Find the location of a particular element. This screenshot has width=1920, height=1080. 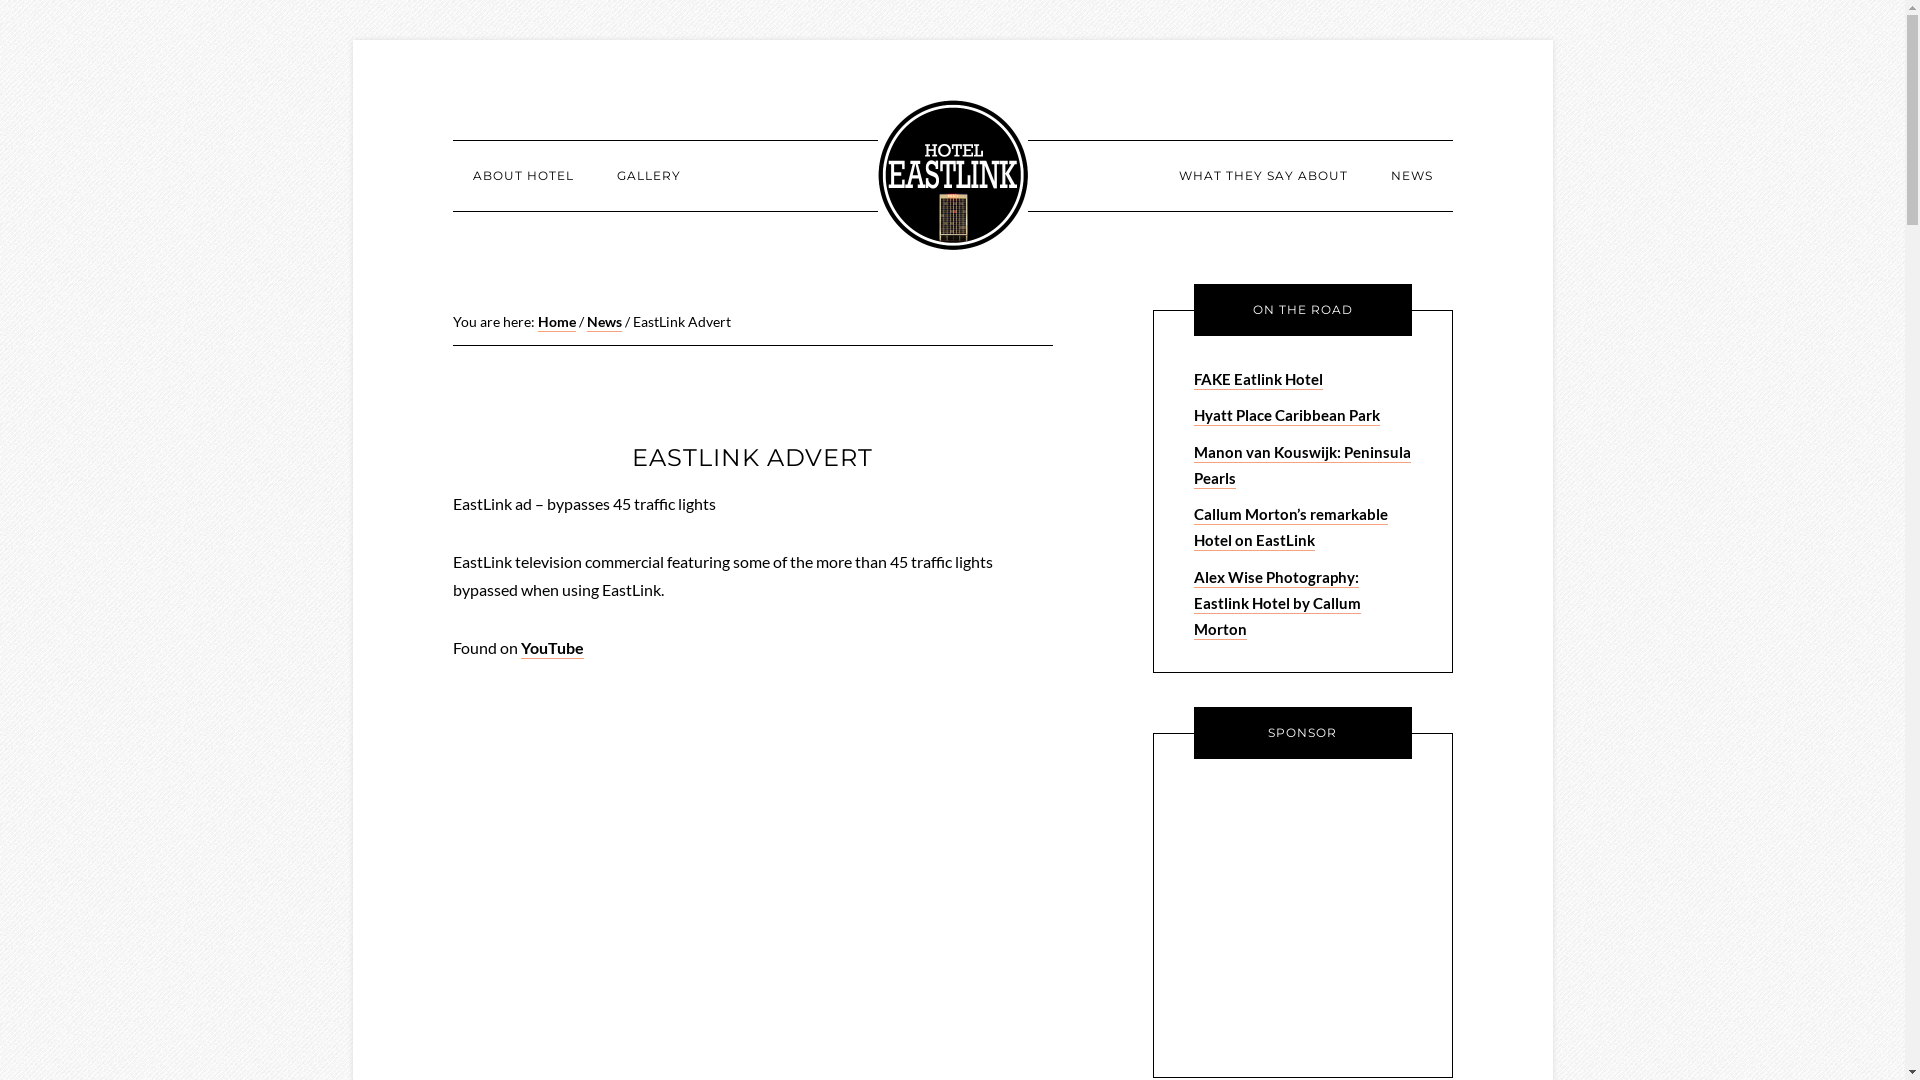

'Manon van Kouswijk: Peninsula Pearls' is located at coordinates (1194, 465).